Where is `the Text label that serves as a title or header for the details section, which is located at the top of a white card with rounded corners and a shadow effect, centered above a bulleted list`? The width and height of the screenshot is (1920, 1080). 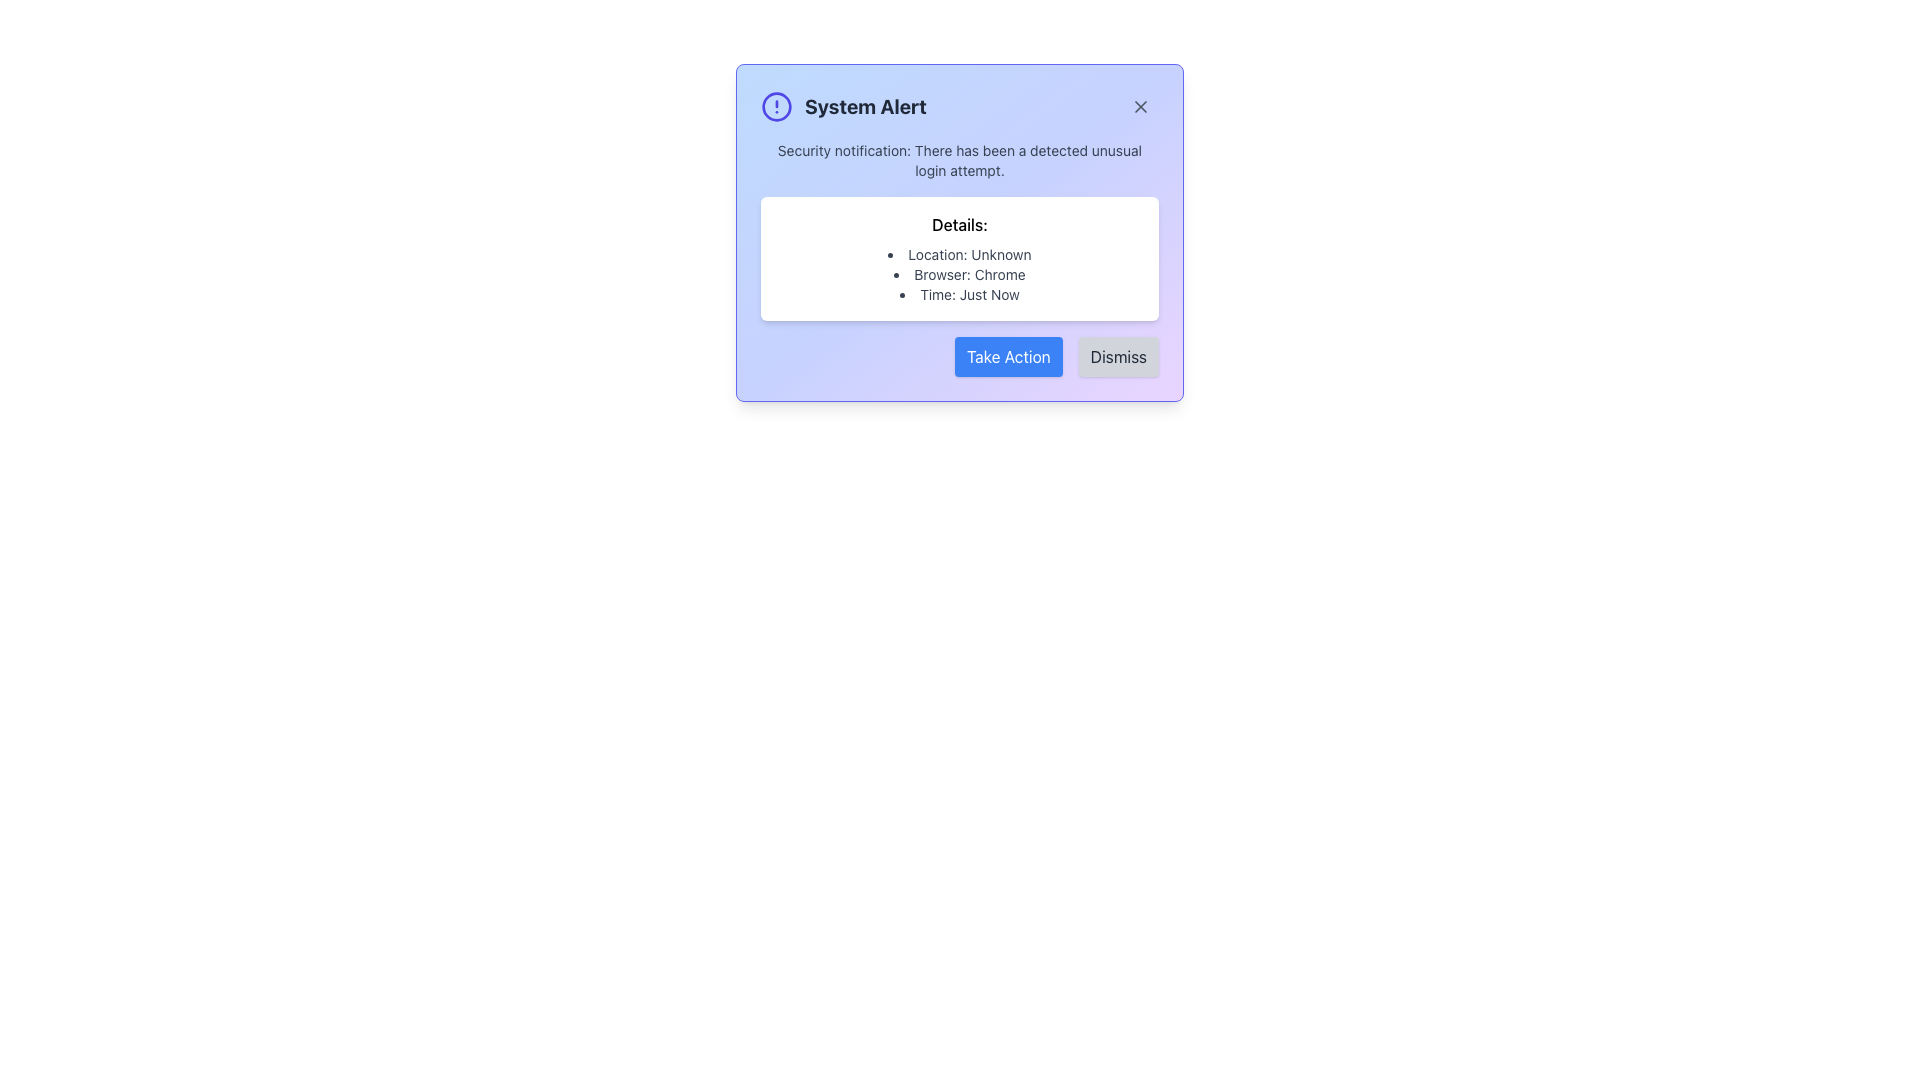
the Text label that serves as a title or header for the details section, which is located at the top of a white card with rounded corners and a shadow effect, centered above a bulleted list is located at coordinates (960, 224).